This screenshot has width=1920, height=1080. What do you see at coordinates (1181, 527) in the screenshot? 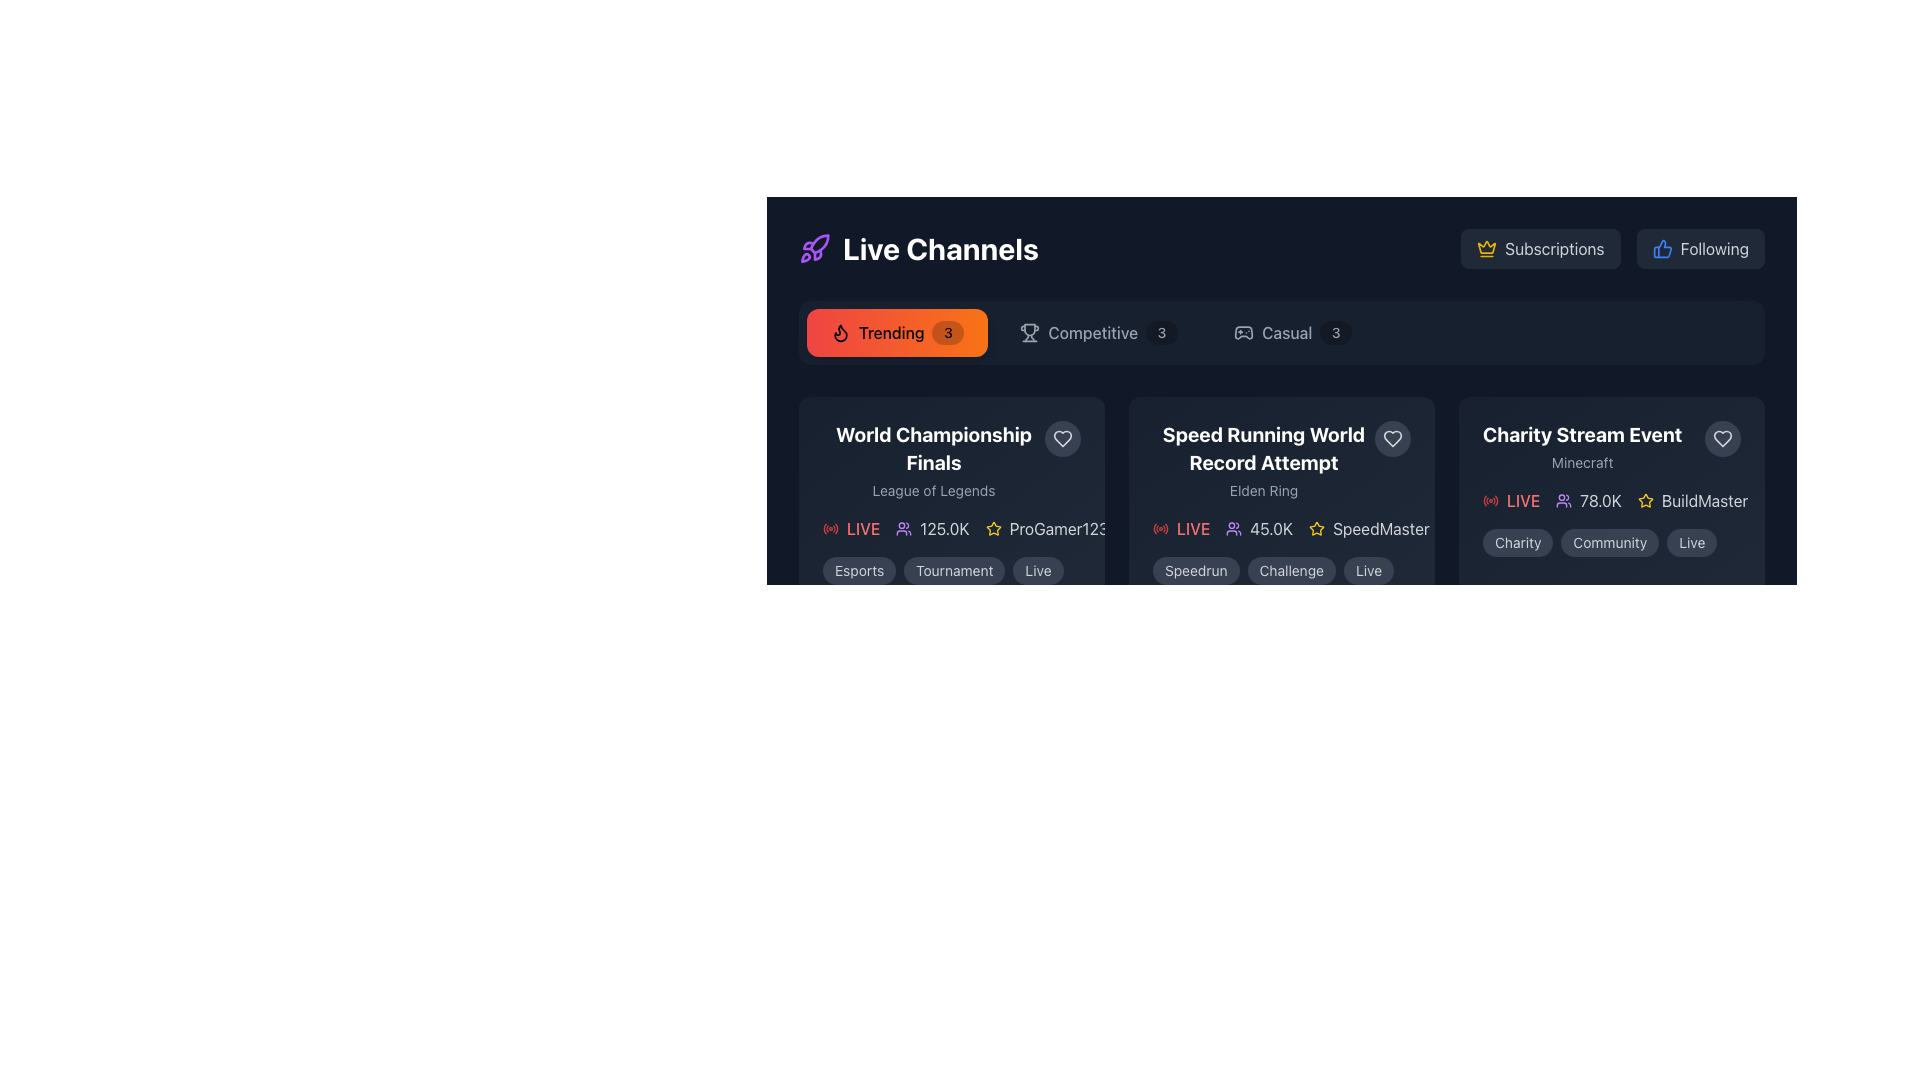
I see `the 'LIVE' label with a red font and pulsing icon to potentially reveal a tooltip` at bounding box center [1181, 527].